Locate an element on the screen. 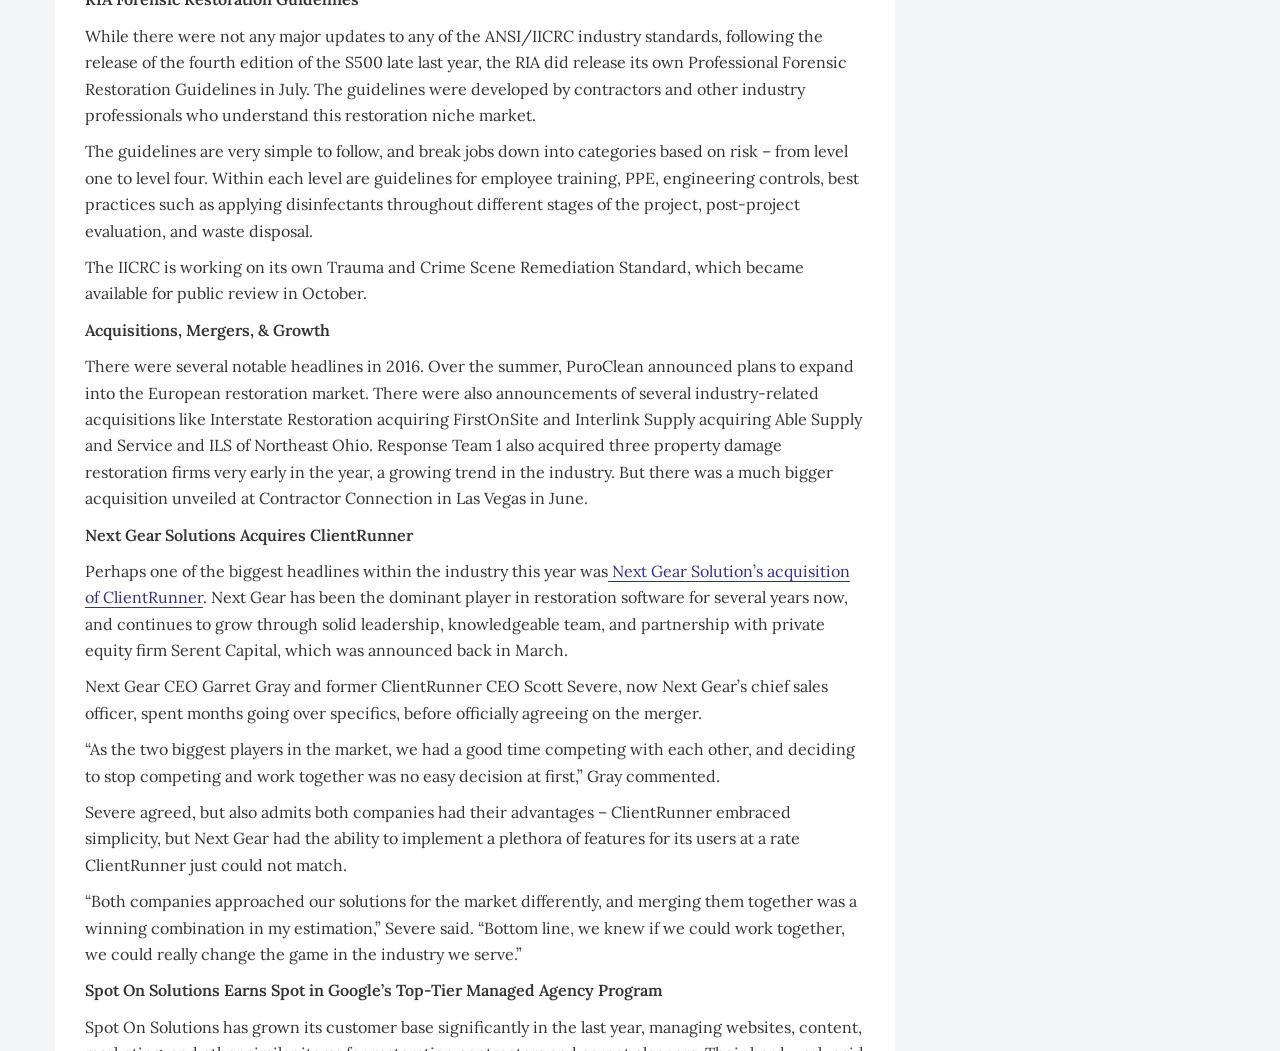 This screenshot has width=1280, height=1051. 'Next Gear Solutions Acquires ClientRunner' is located at coordinates (247, 533).